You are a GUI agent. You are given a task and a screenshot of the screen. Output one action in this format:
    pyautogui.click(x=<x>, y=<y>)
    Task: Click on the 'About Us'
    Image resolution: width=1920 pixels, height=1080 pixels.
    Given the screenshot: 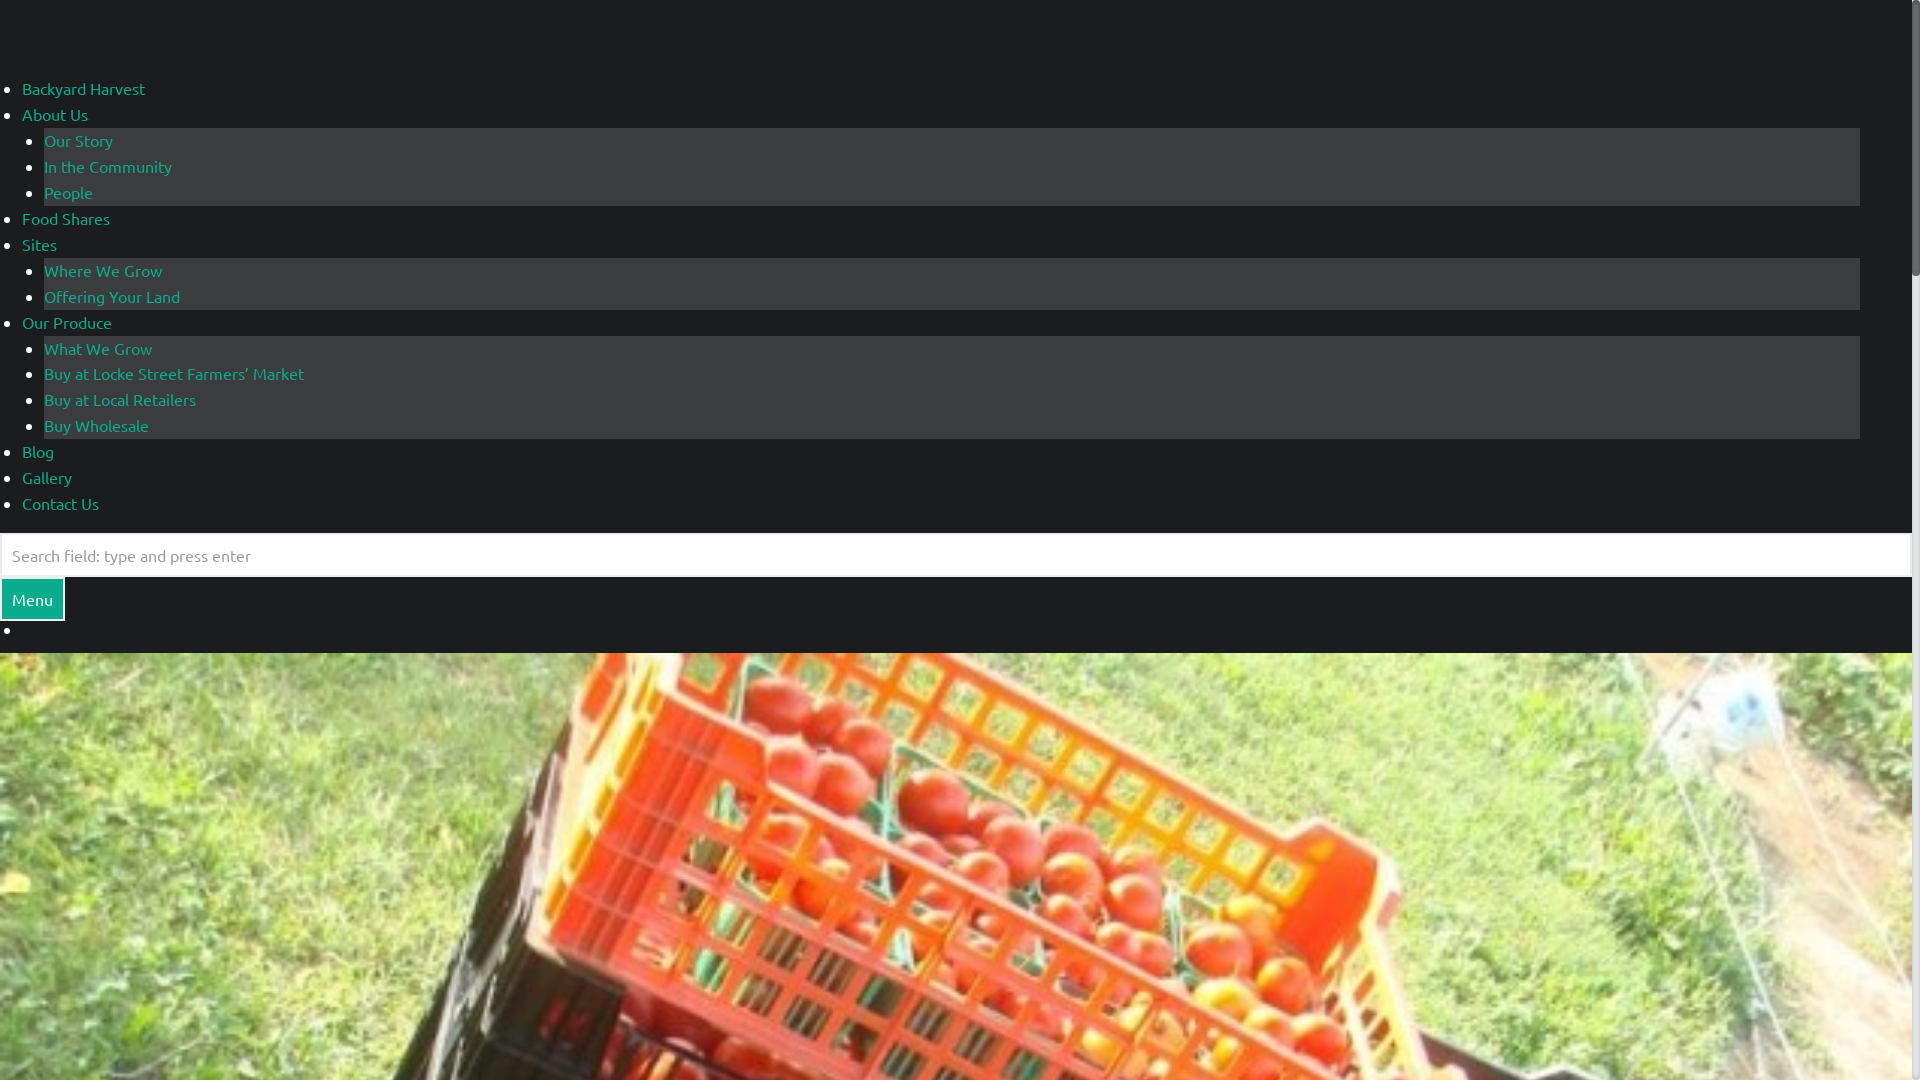 What is the action you would take?
    pyautogui.click(x=54, y=114)
    